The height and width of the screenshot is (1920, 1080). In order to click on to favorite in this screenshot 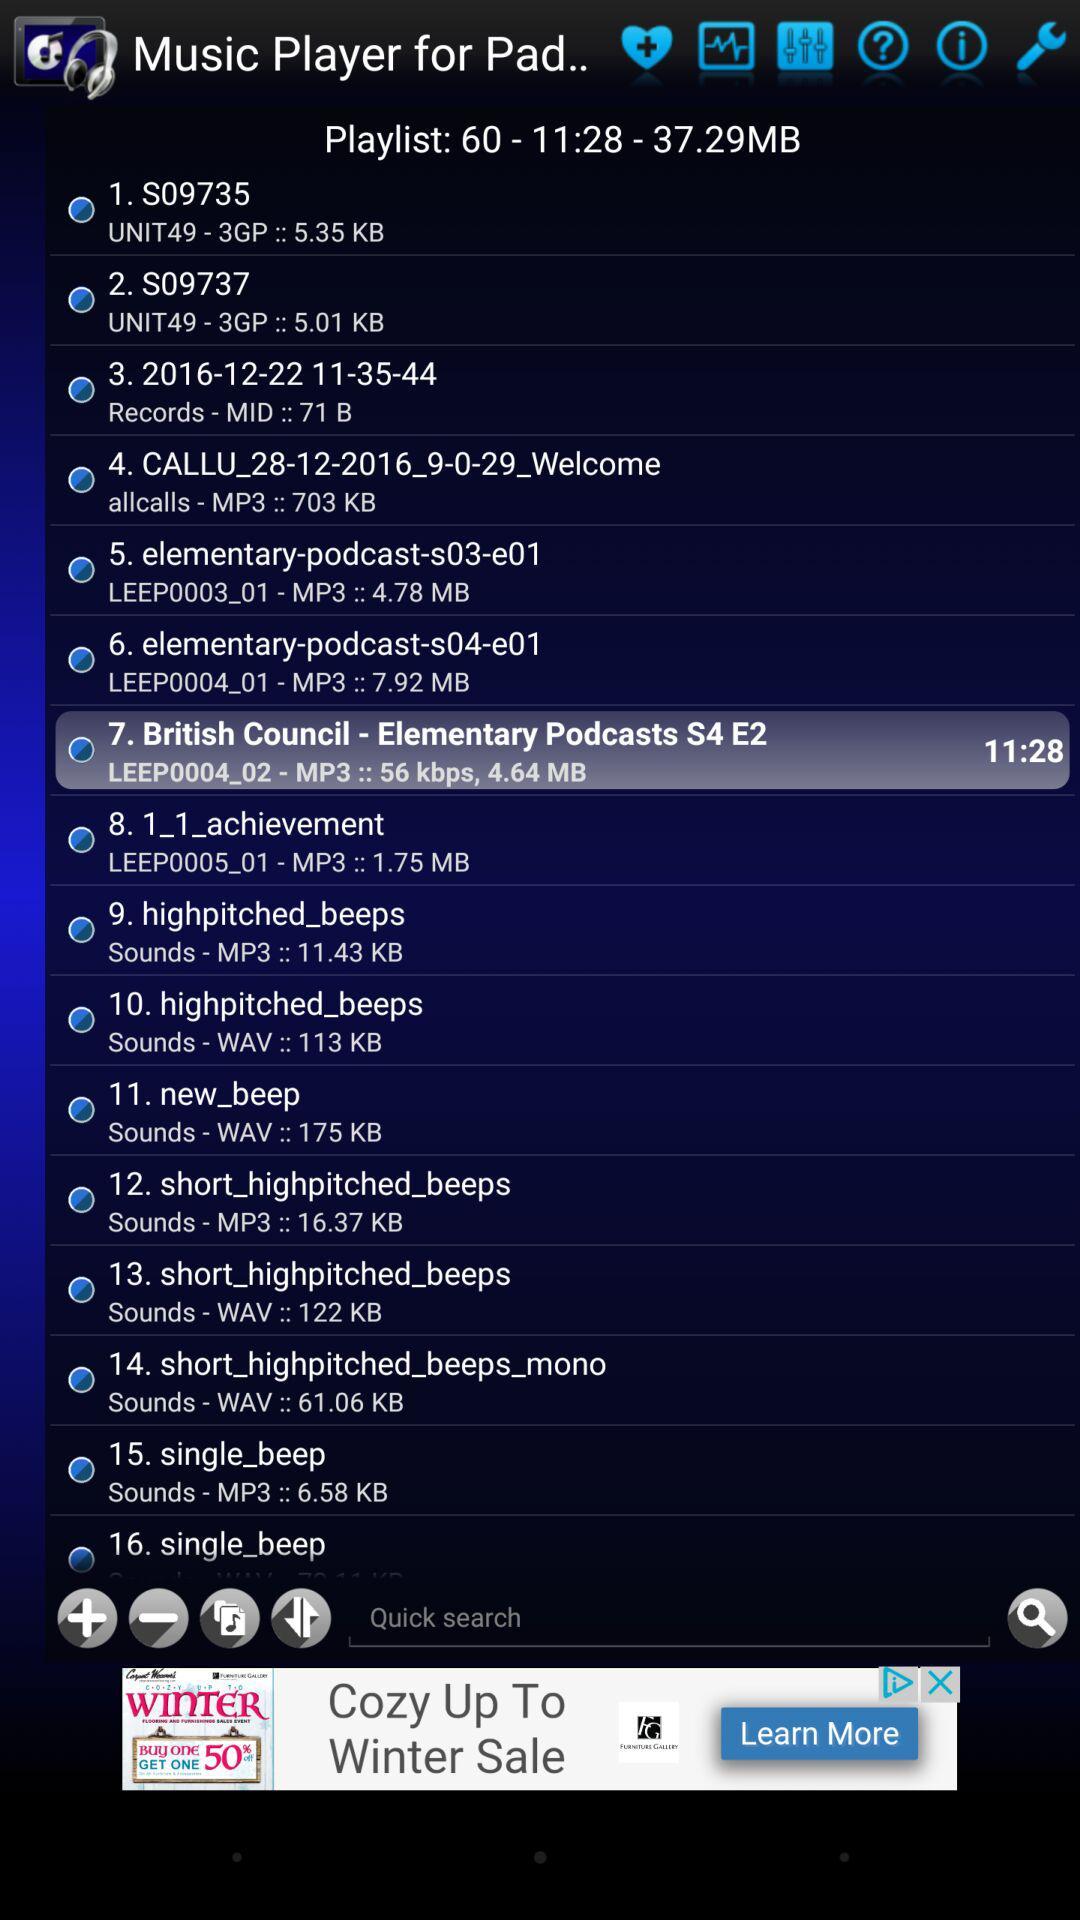, I will do `click(646, 52)`.